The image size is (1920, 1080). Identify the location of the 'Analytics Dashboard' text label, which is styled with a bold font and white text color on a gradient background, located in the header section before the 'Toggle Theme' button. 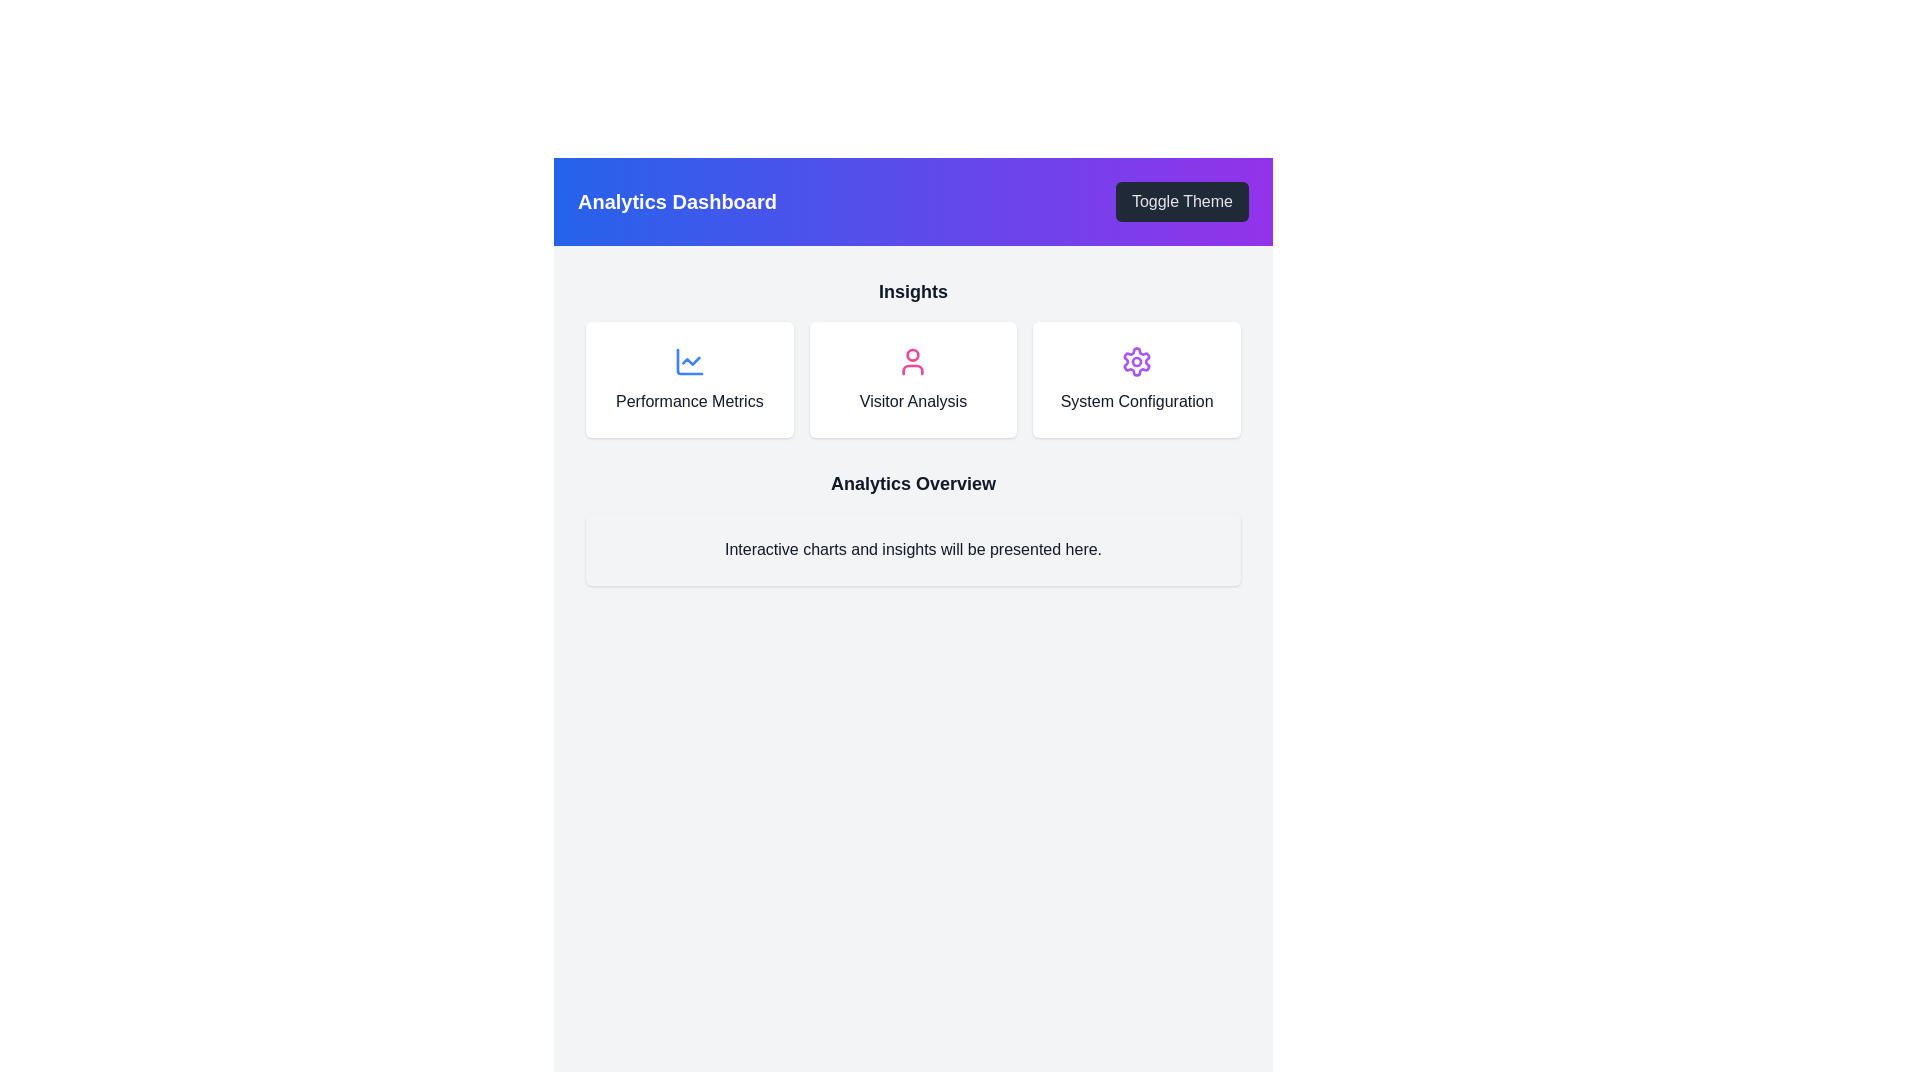
(677, 201).